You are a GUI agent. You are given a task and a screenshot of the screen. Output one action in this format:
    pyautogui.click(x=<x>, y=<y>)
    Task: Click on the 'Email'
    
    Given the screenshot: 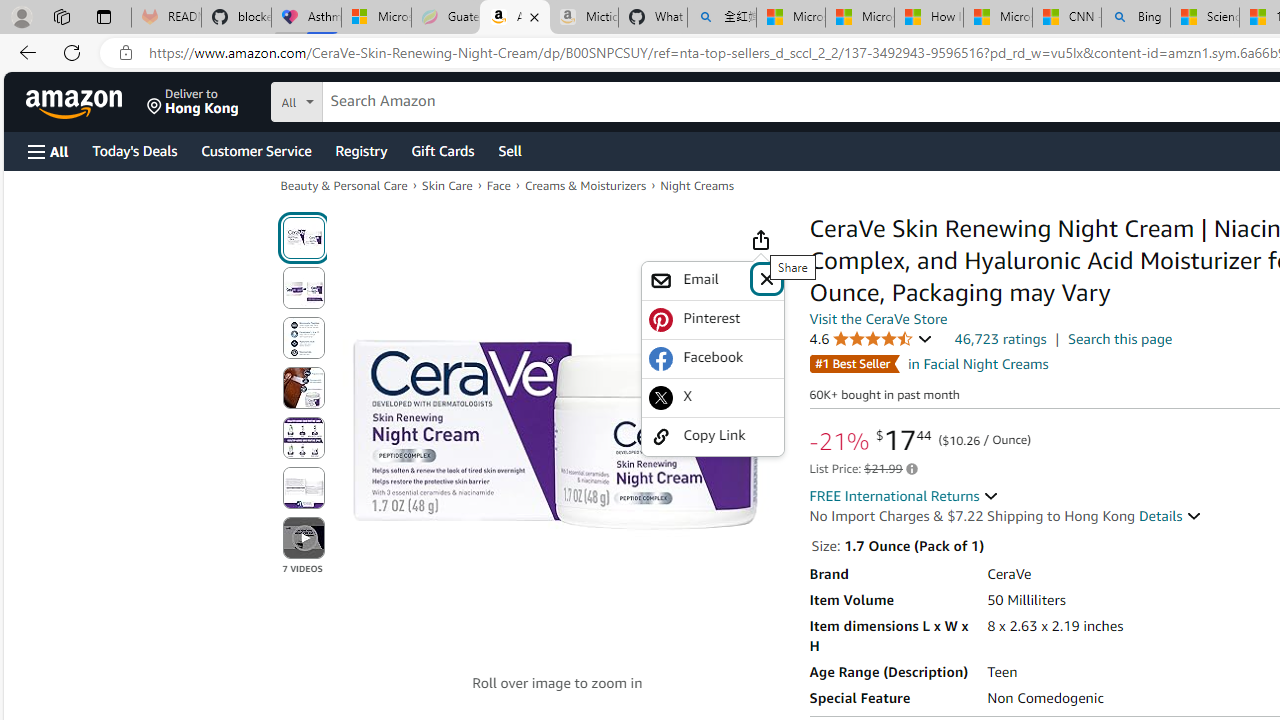 What is the action you would take?
    pyautogui.click(x=698, y=280)
    